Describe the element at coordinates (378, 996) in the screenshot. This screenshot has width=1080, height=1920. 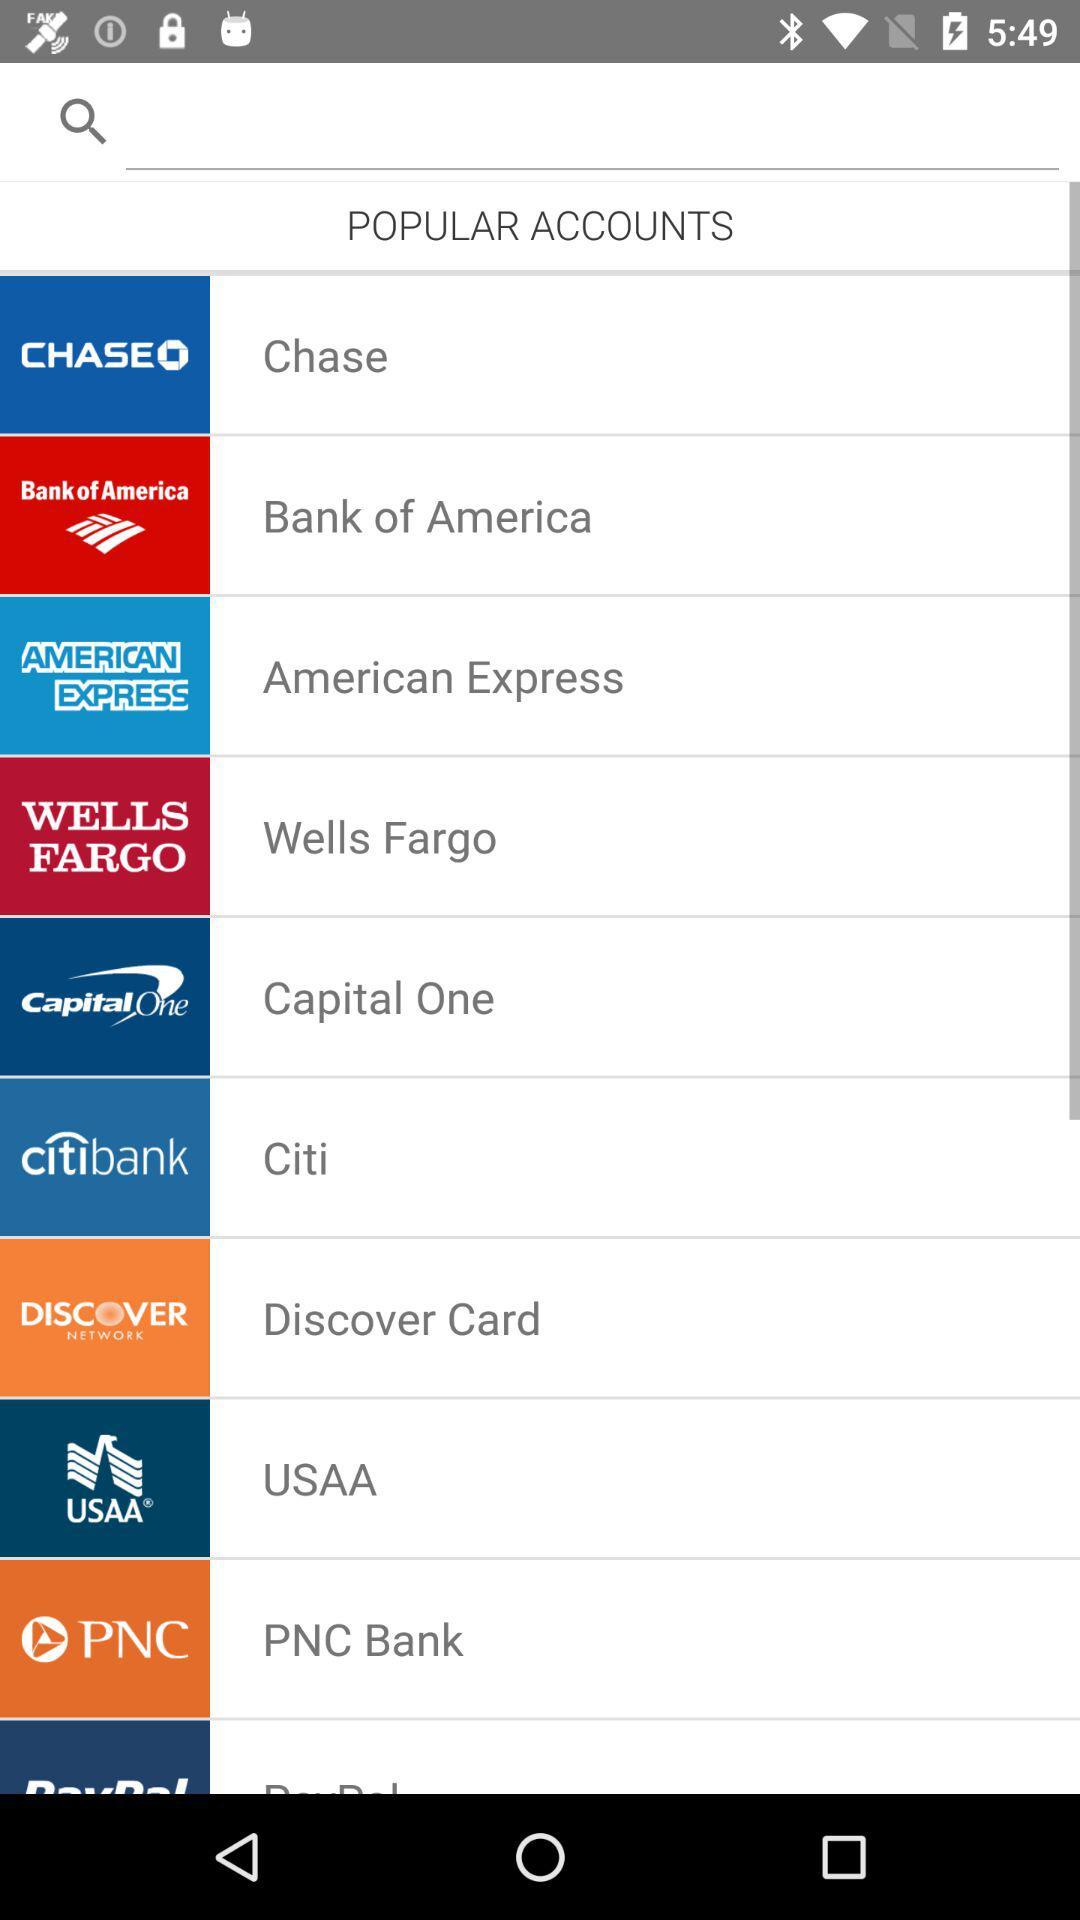
I see `the item above citi icon` at that location.